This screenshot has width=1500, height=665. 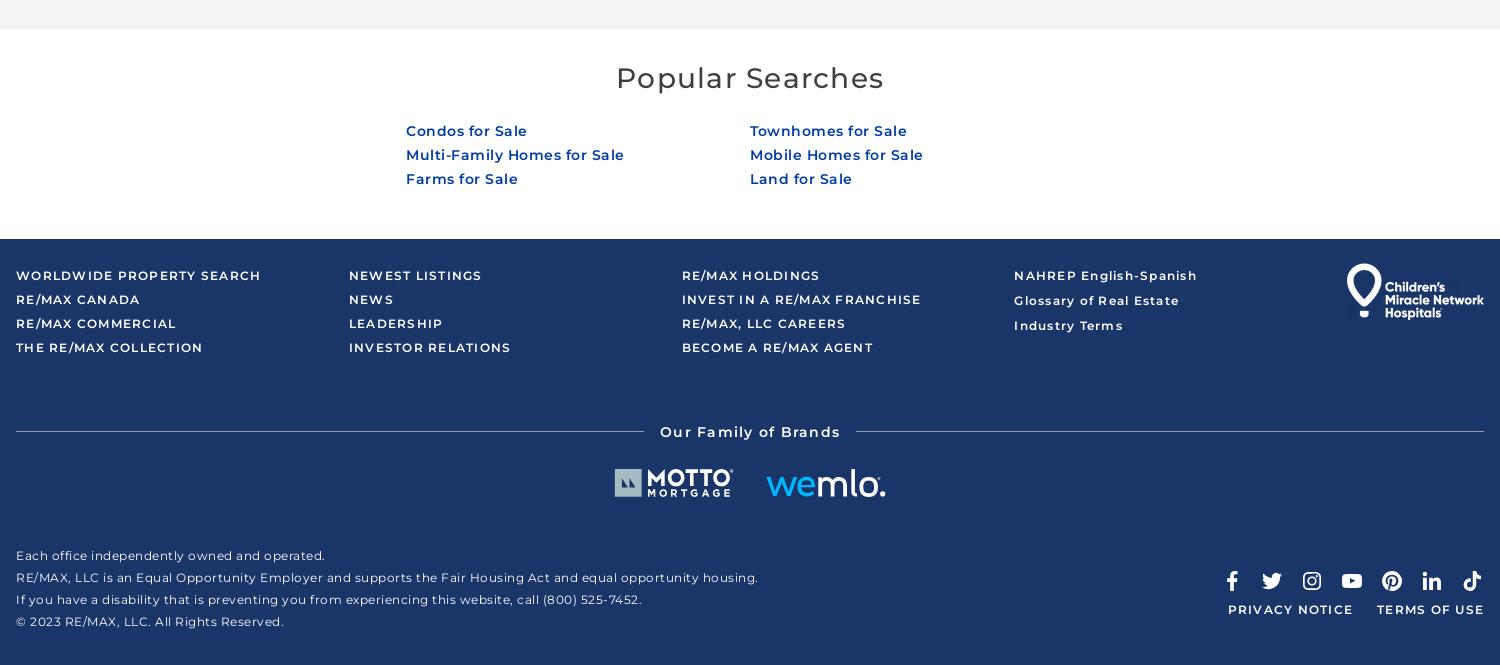 I want to click on 'RE/MAX, LLC Careers', so click(x=681, y=323).